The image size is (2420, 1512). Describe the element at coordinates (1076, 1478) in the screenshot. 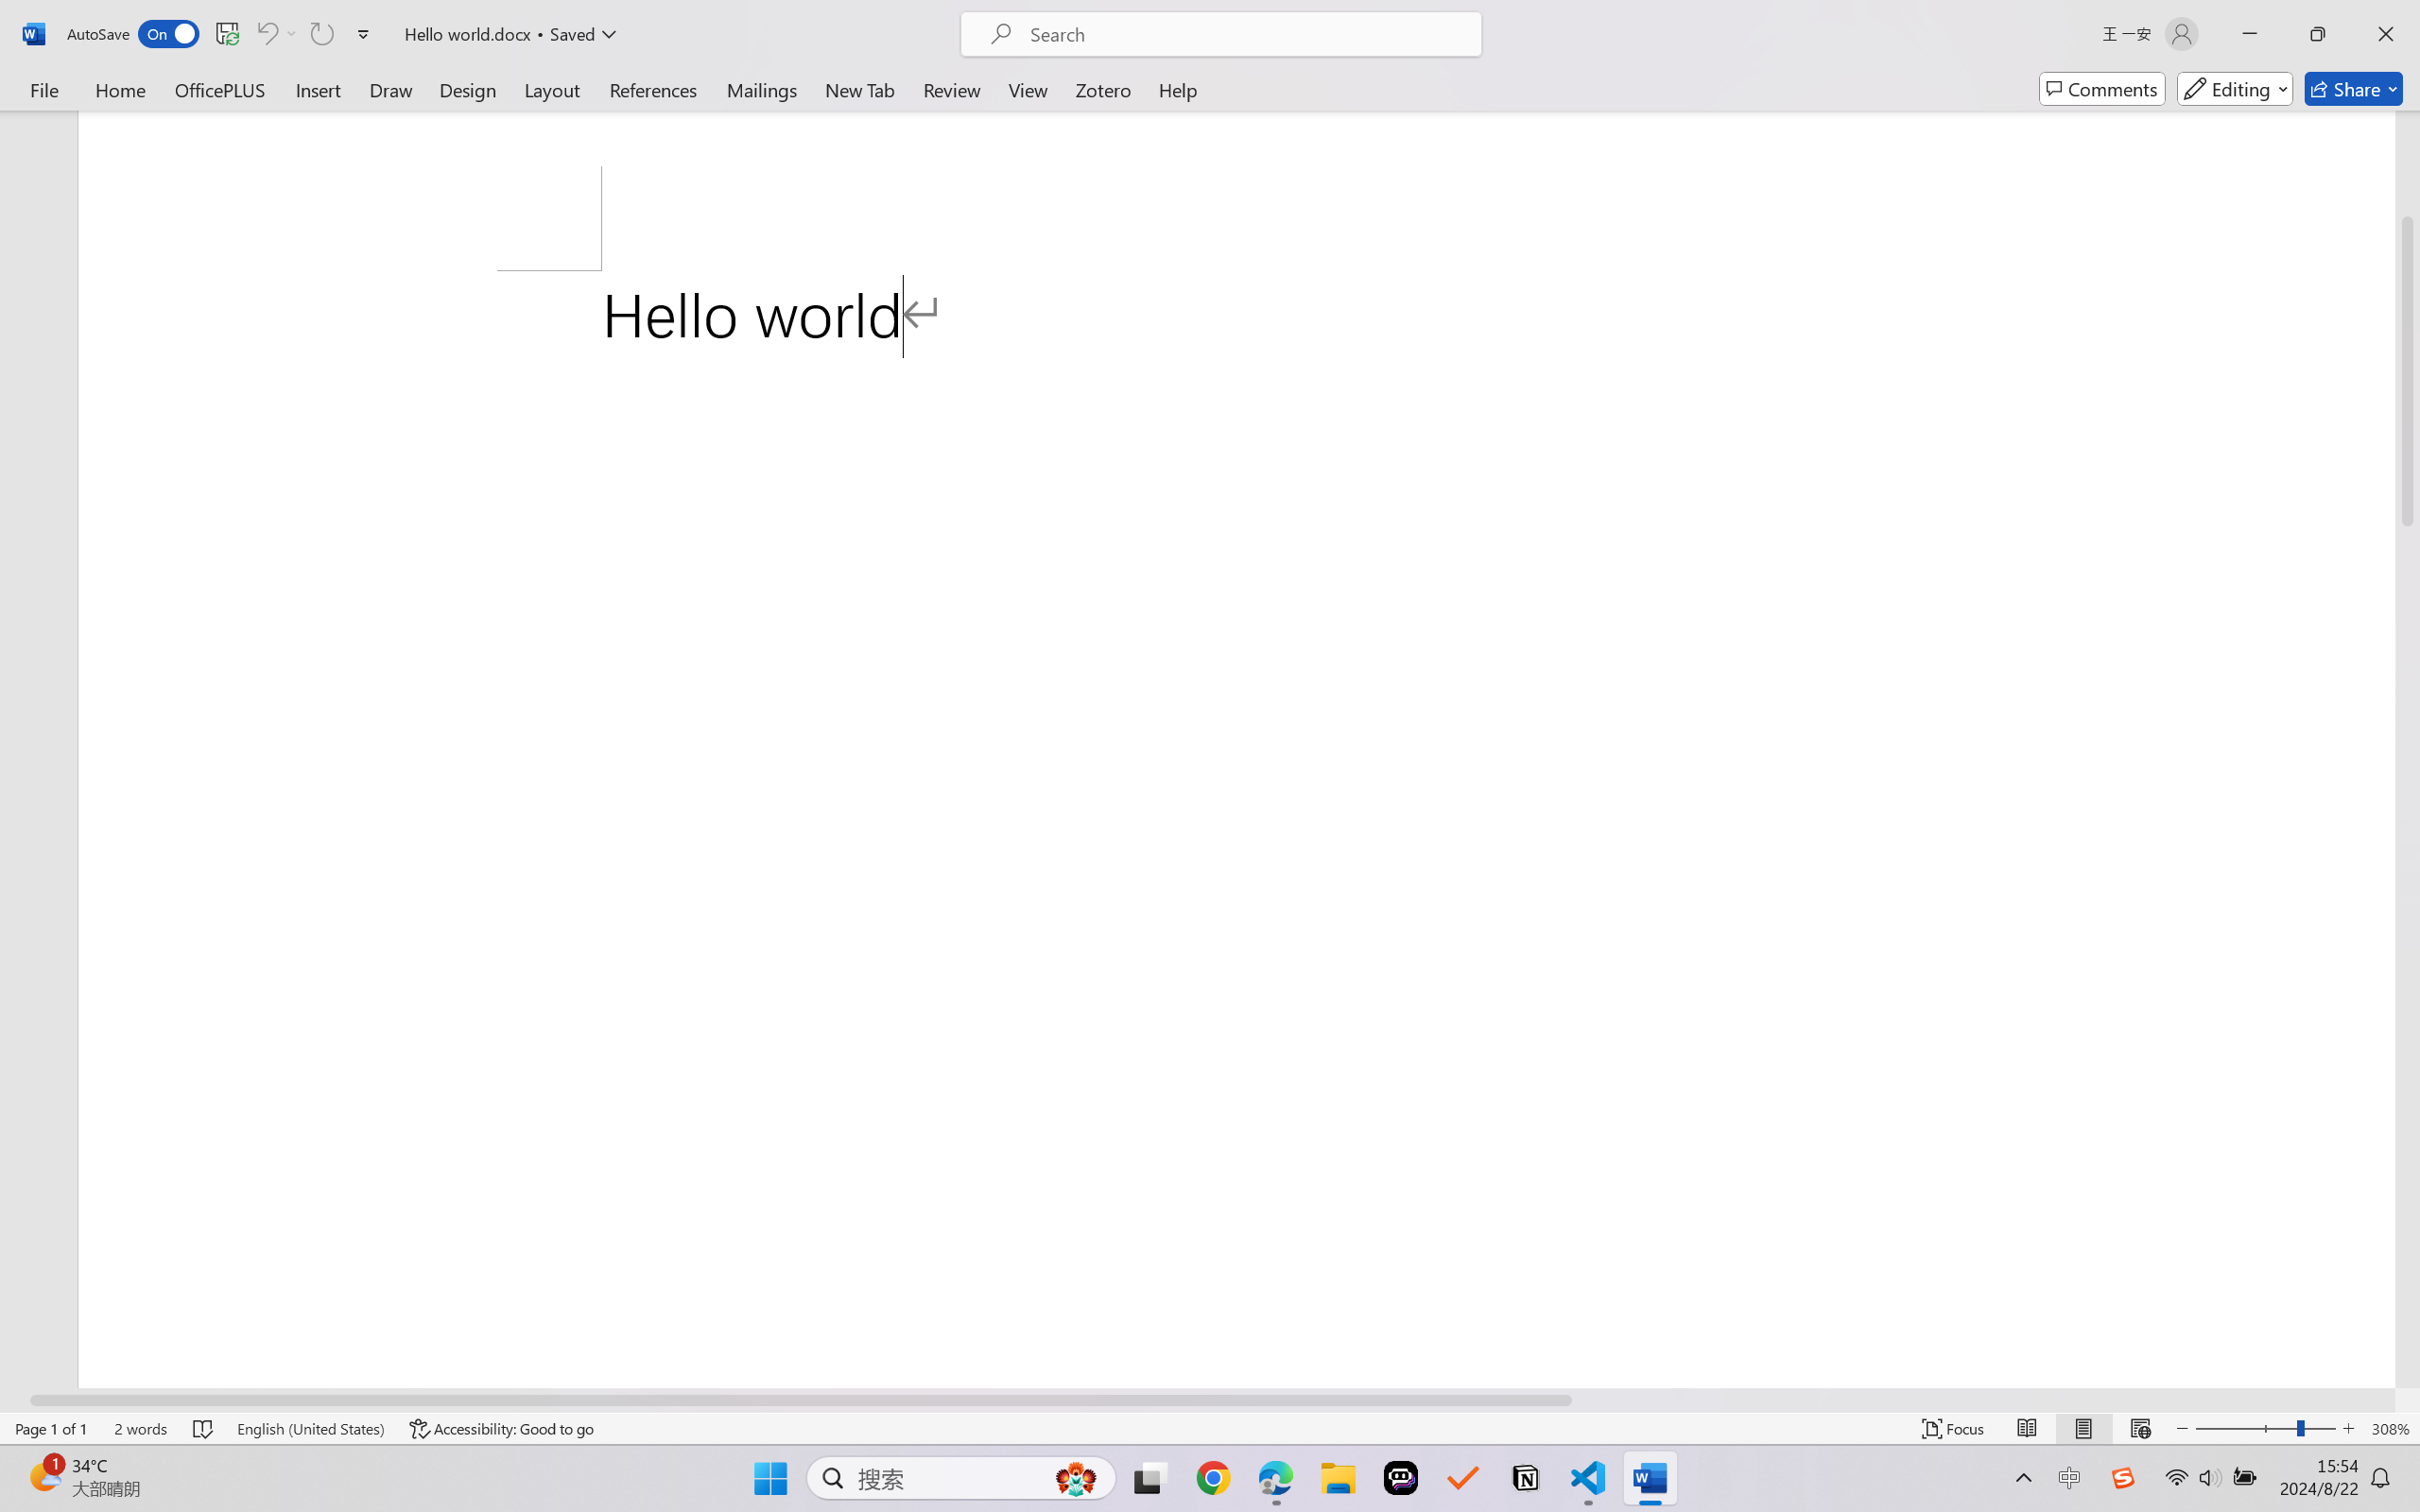

I see `'AutomationID: DynamicSearchBoxGleamImage'` at that location.